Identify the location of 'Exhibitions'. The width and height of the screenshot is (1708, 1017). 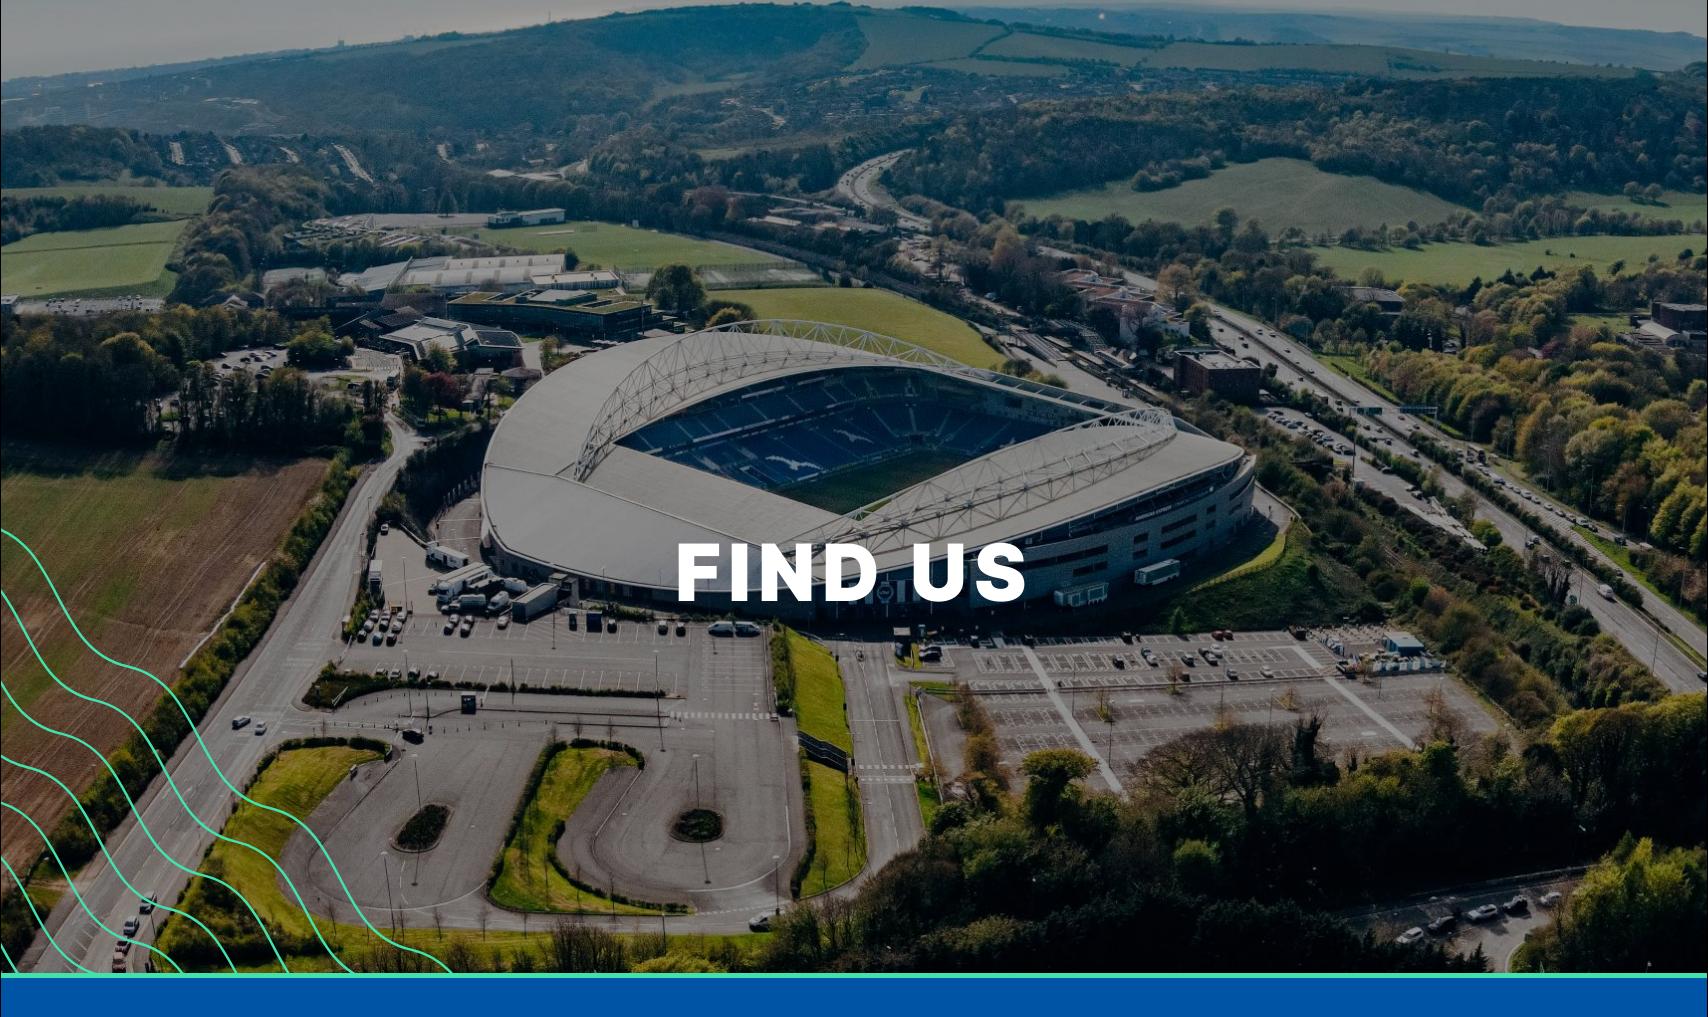
(414, 266).